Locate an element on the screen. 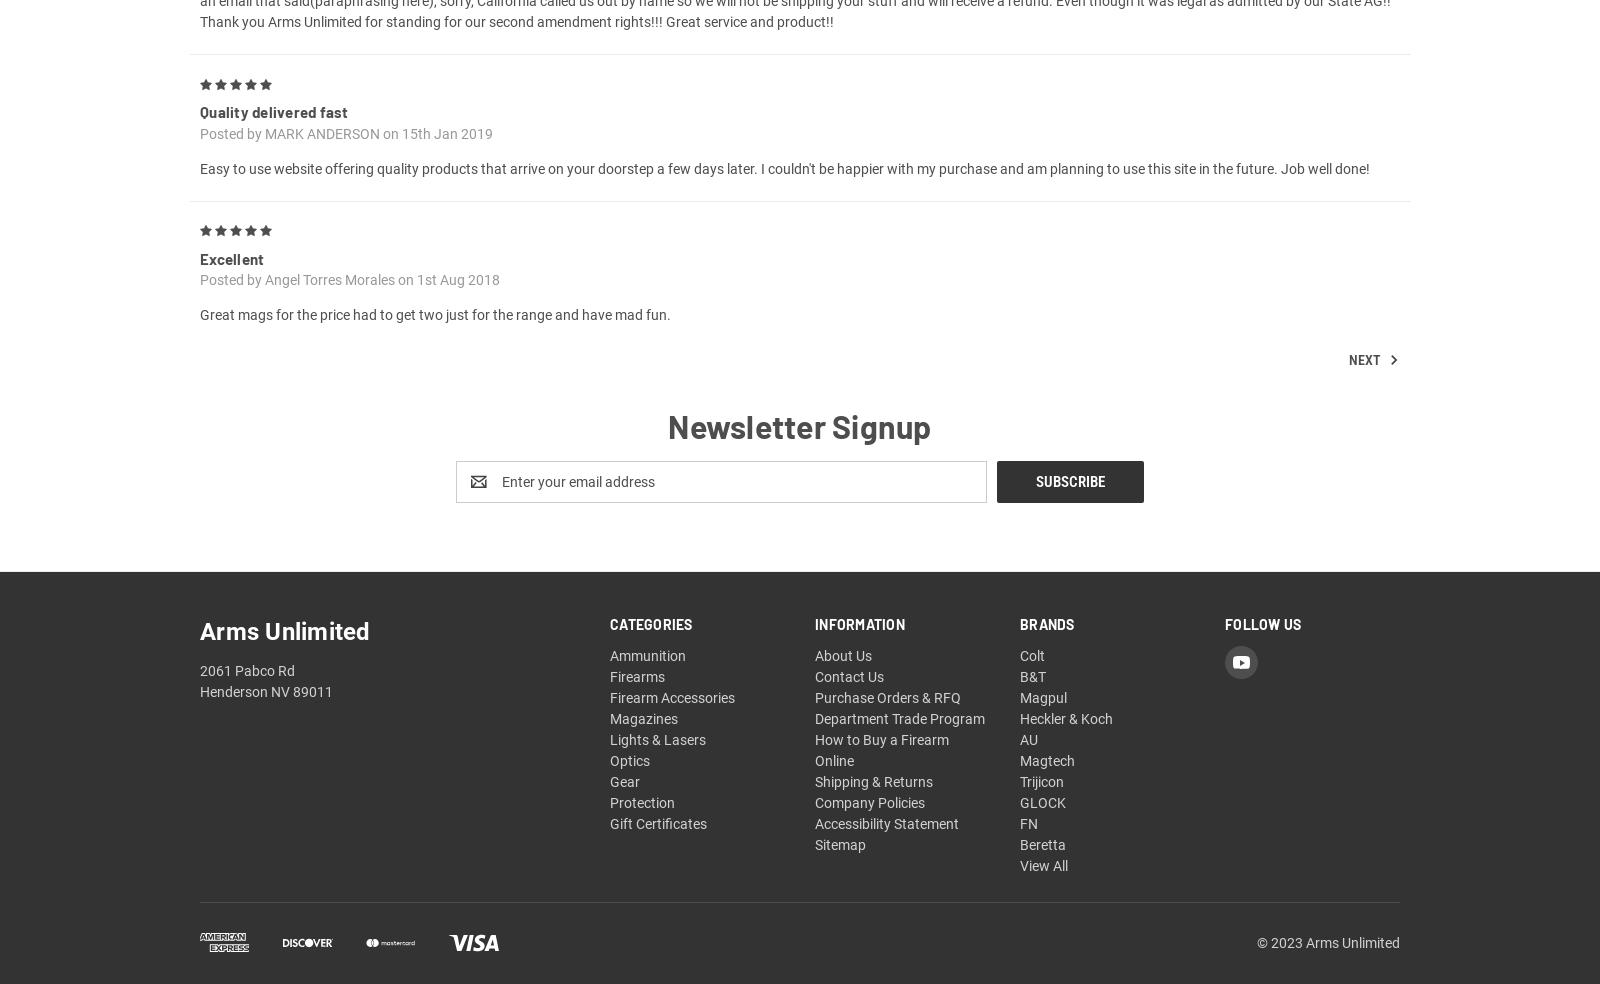  'Magazines' is located at coordinates (644, 741).